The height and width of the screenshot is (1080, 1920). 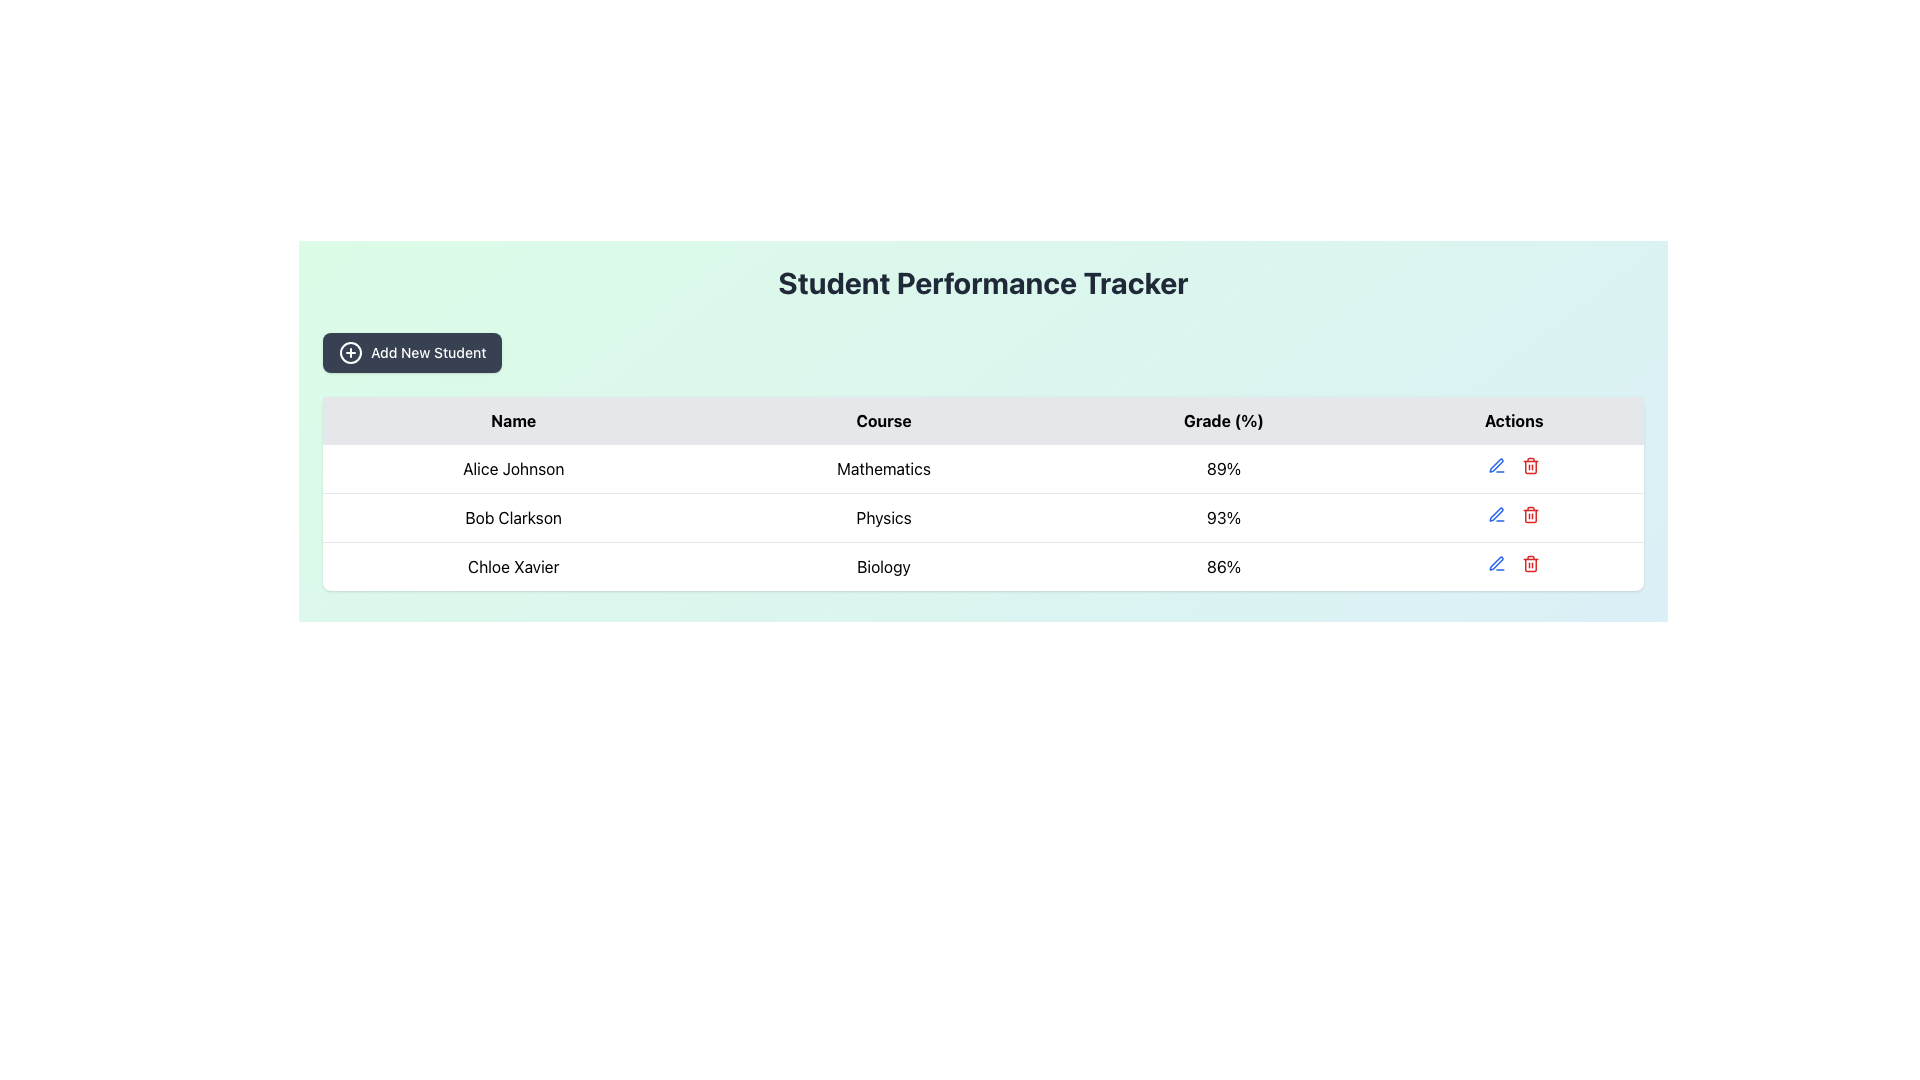 What do you see at coordinates (1223, 419) in the screenshot?
I see `the 'Grade (%)' table header, which is the third column header in a four-column table with a light gray background and black bold text` at bounding box center [1223, 419].